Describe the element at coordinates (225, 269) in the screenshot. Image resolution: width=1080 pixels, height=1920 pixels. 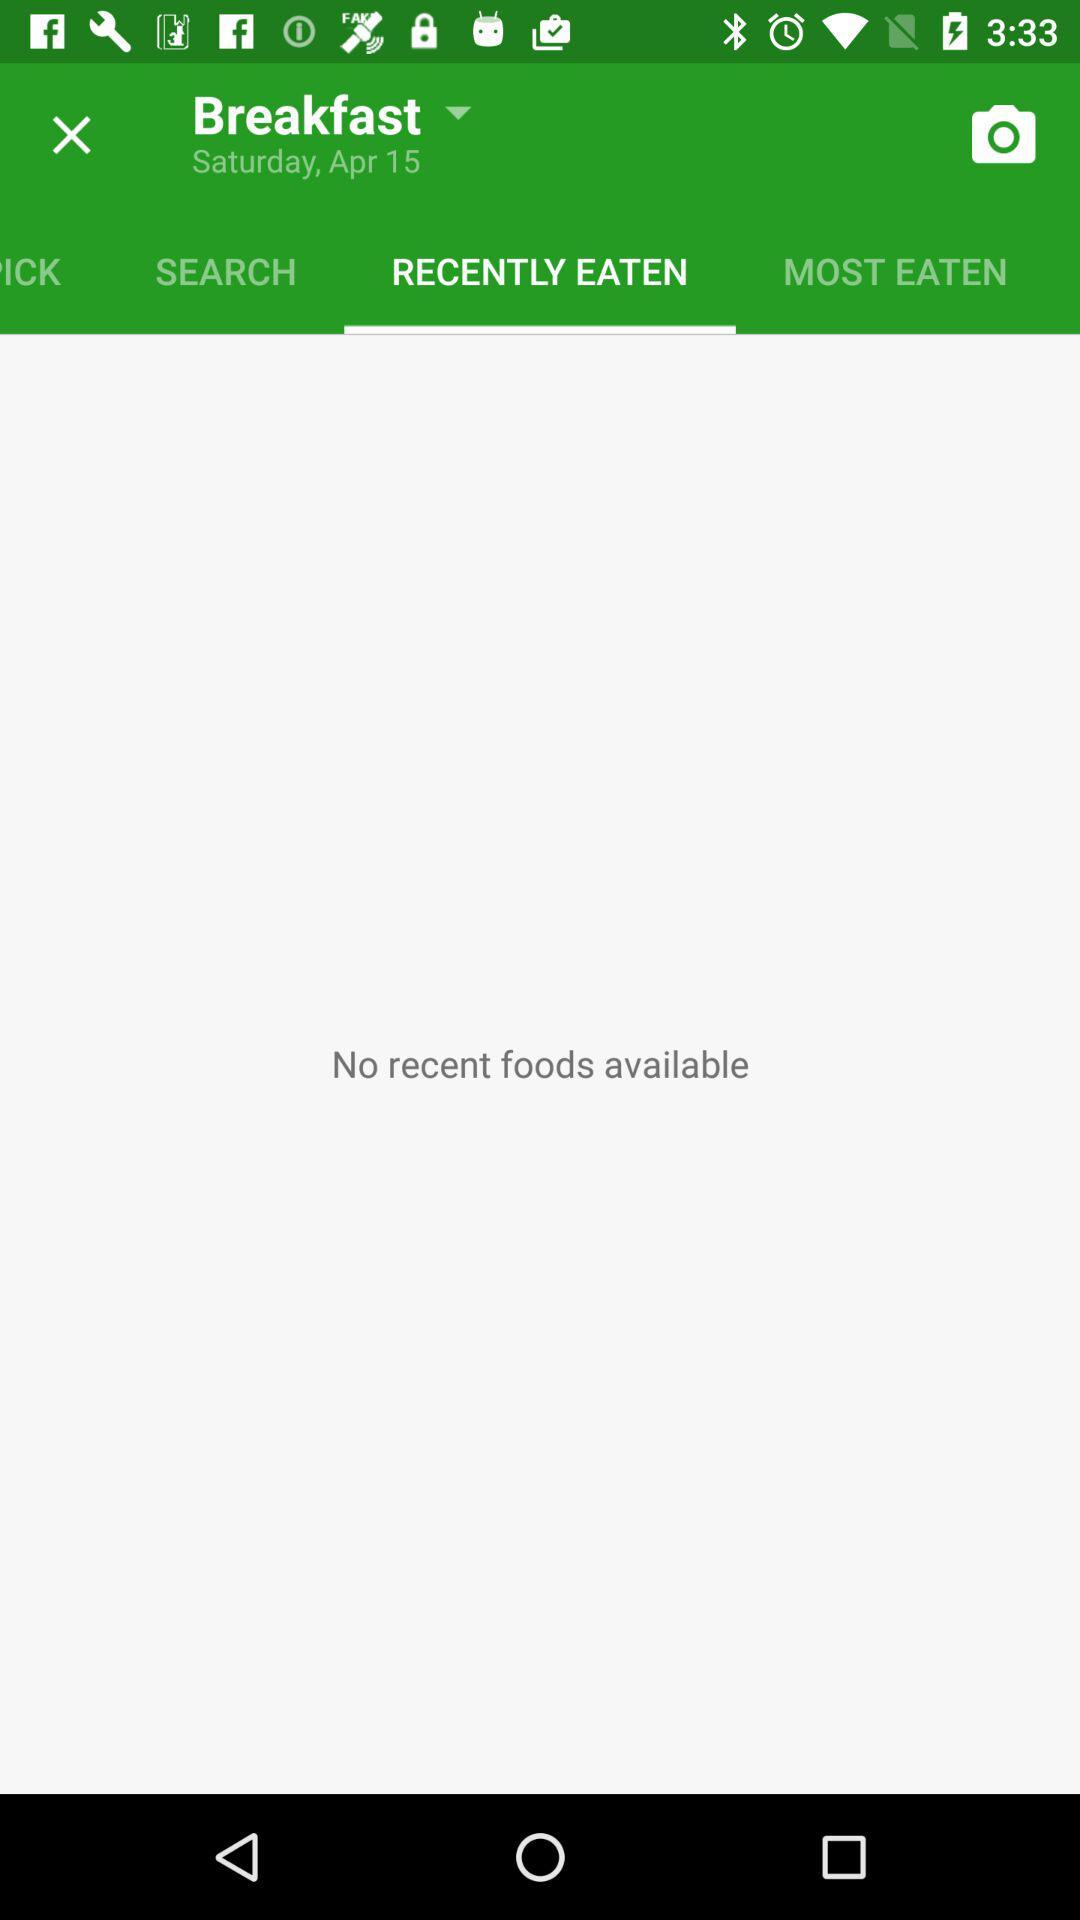
I see `item next to the recently eaten item` at that location.